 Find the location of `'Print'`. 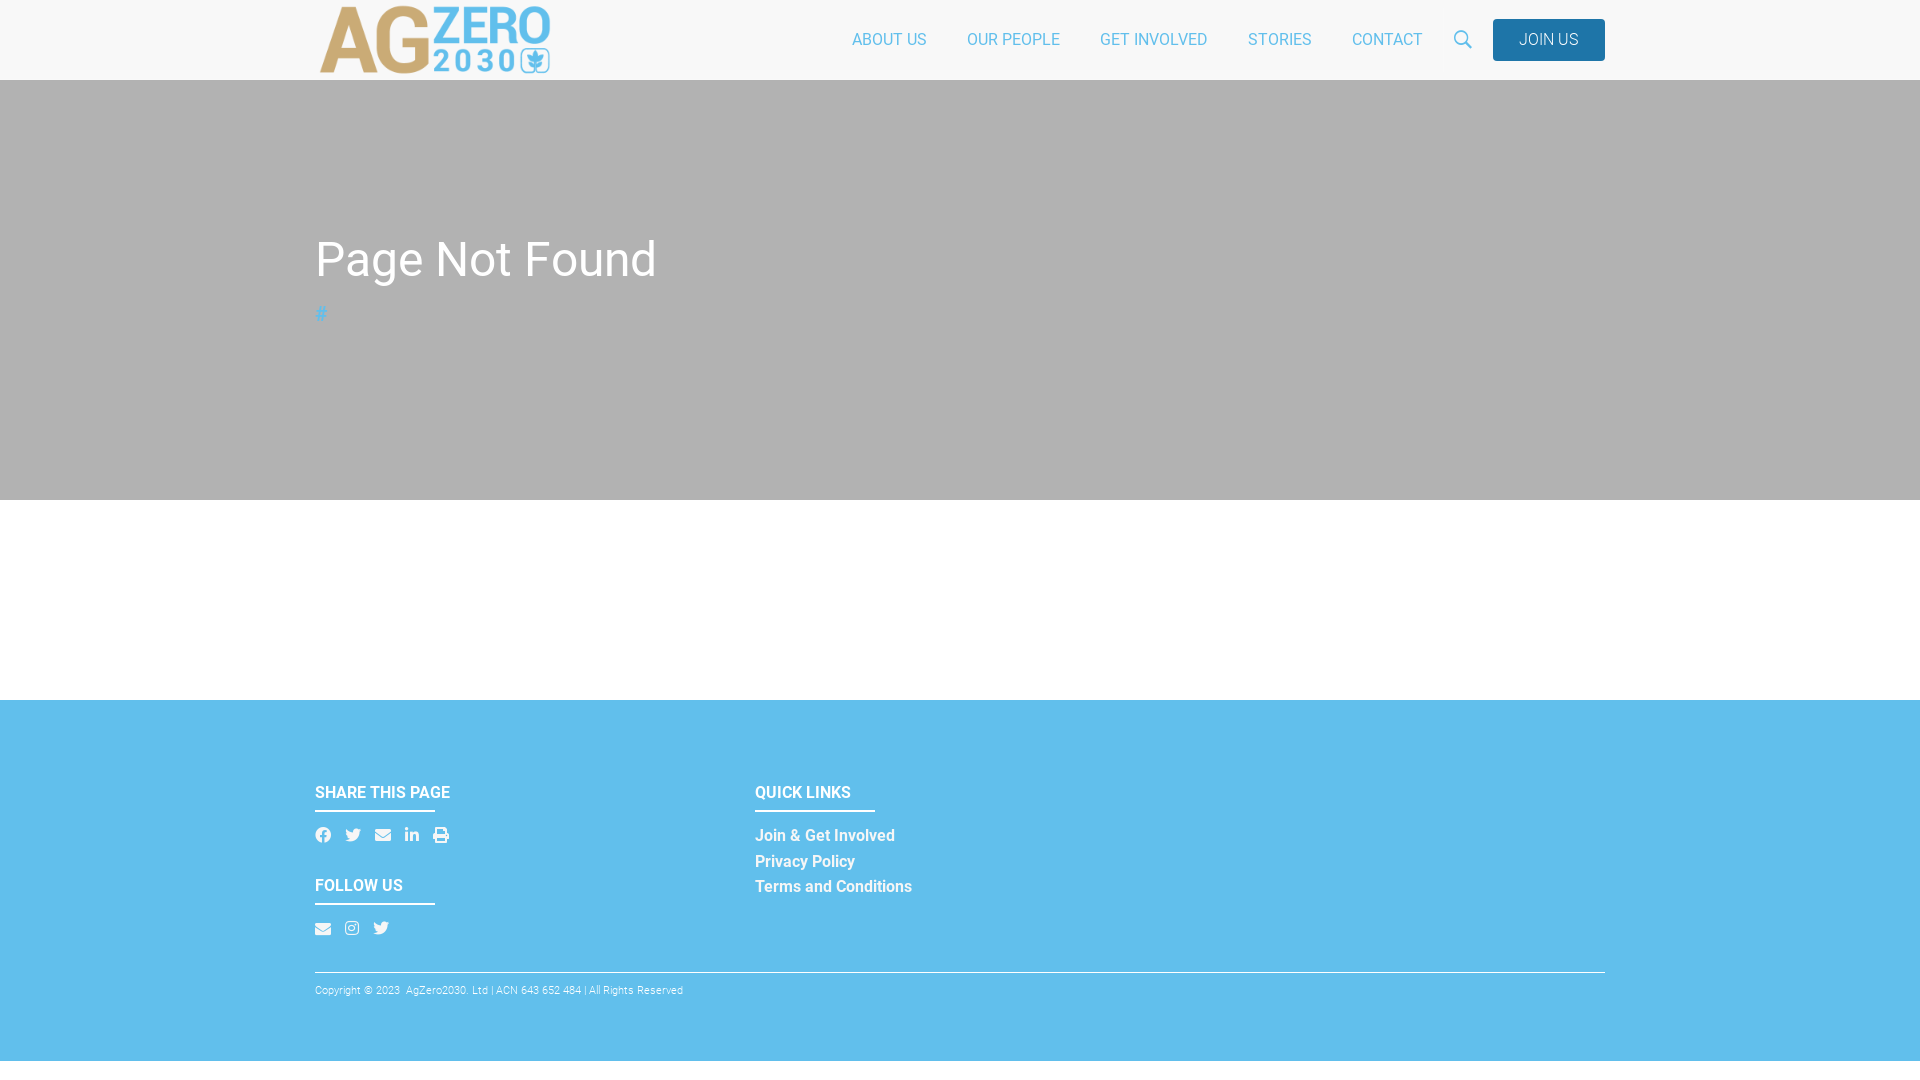

'Print' is located at coordinates (440, 834).